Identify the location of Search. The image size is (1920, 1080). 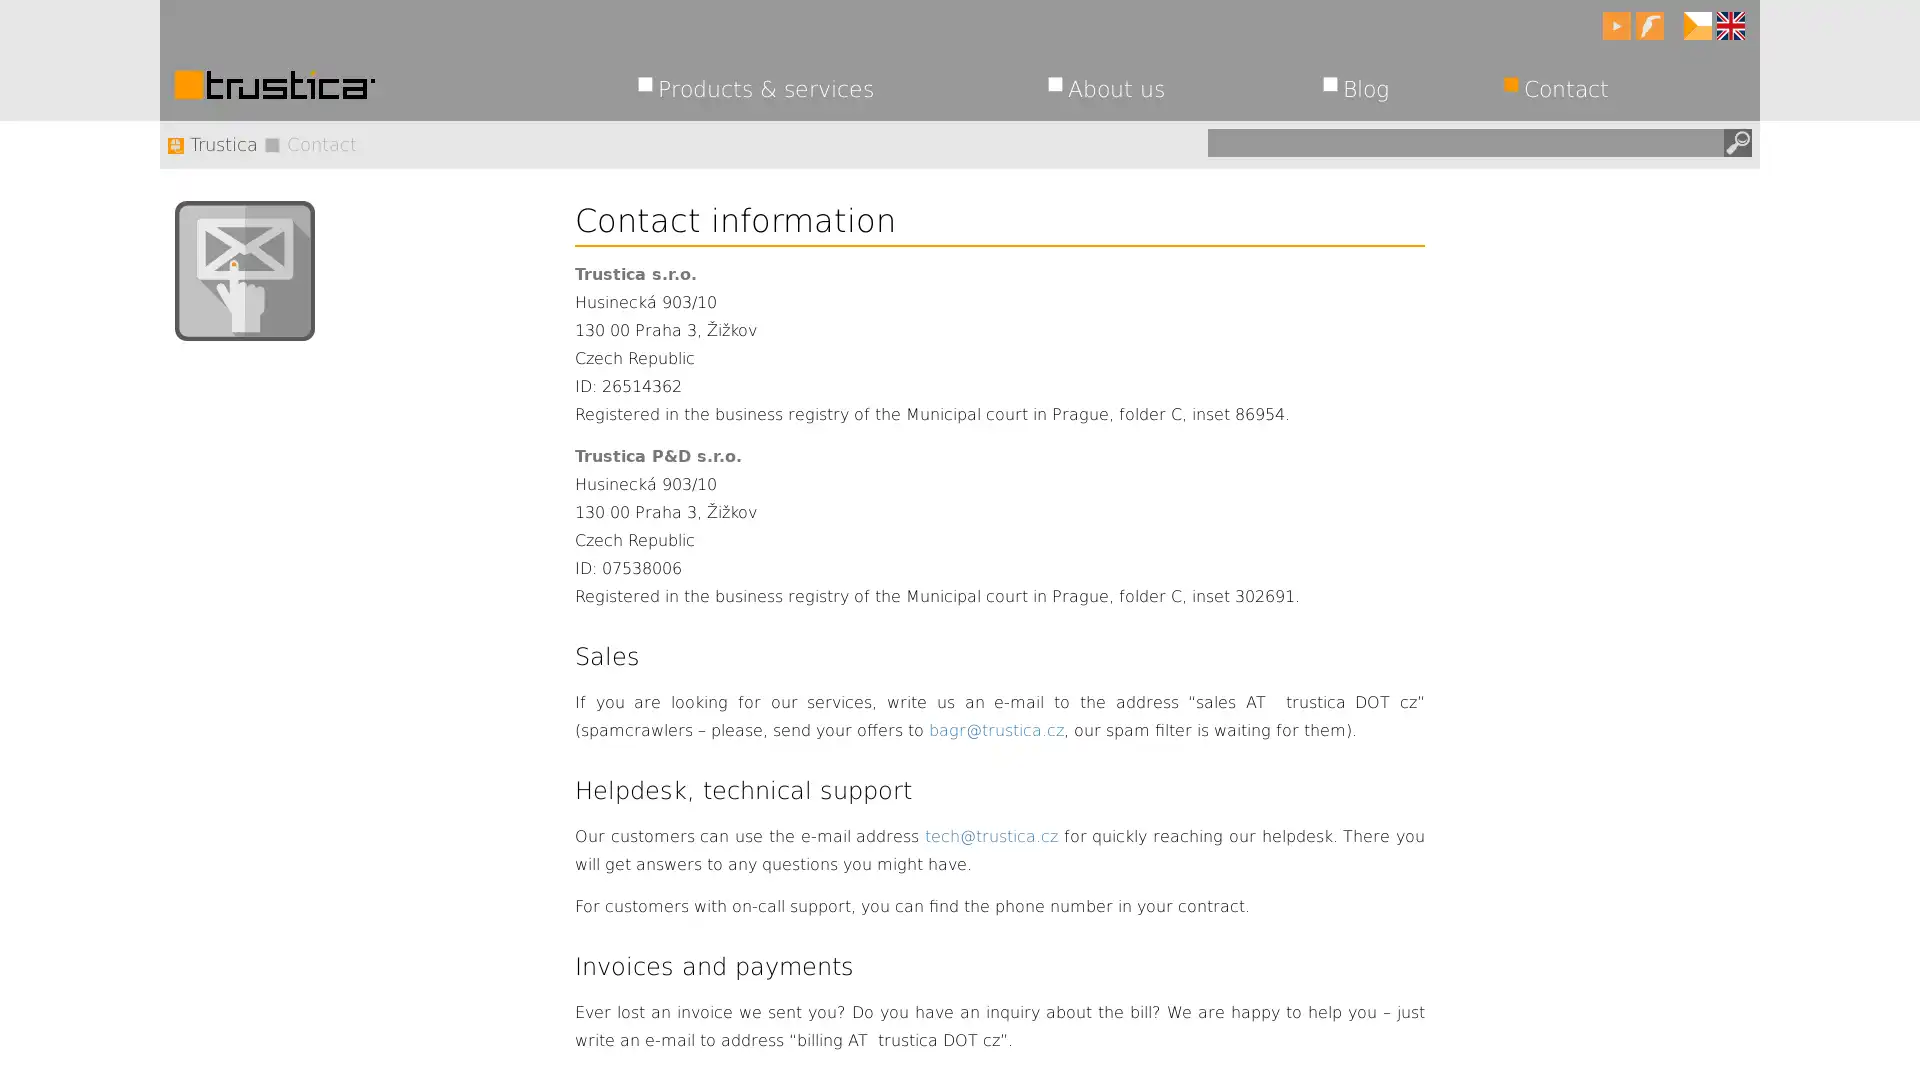
(1736, 141).